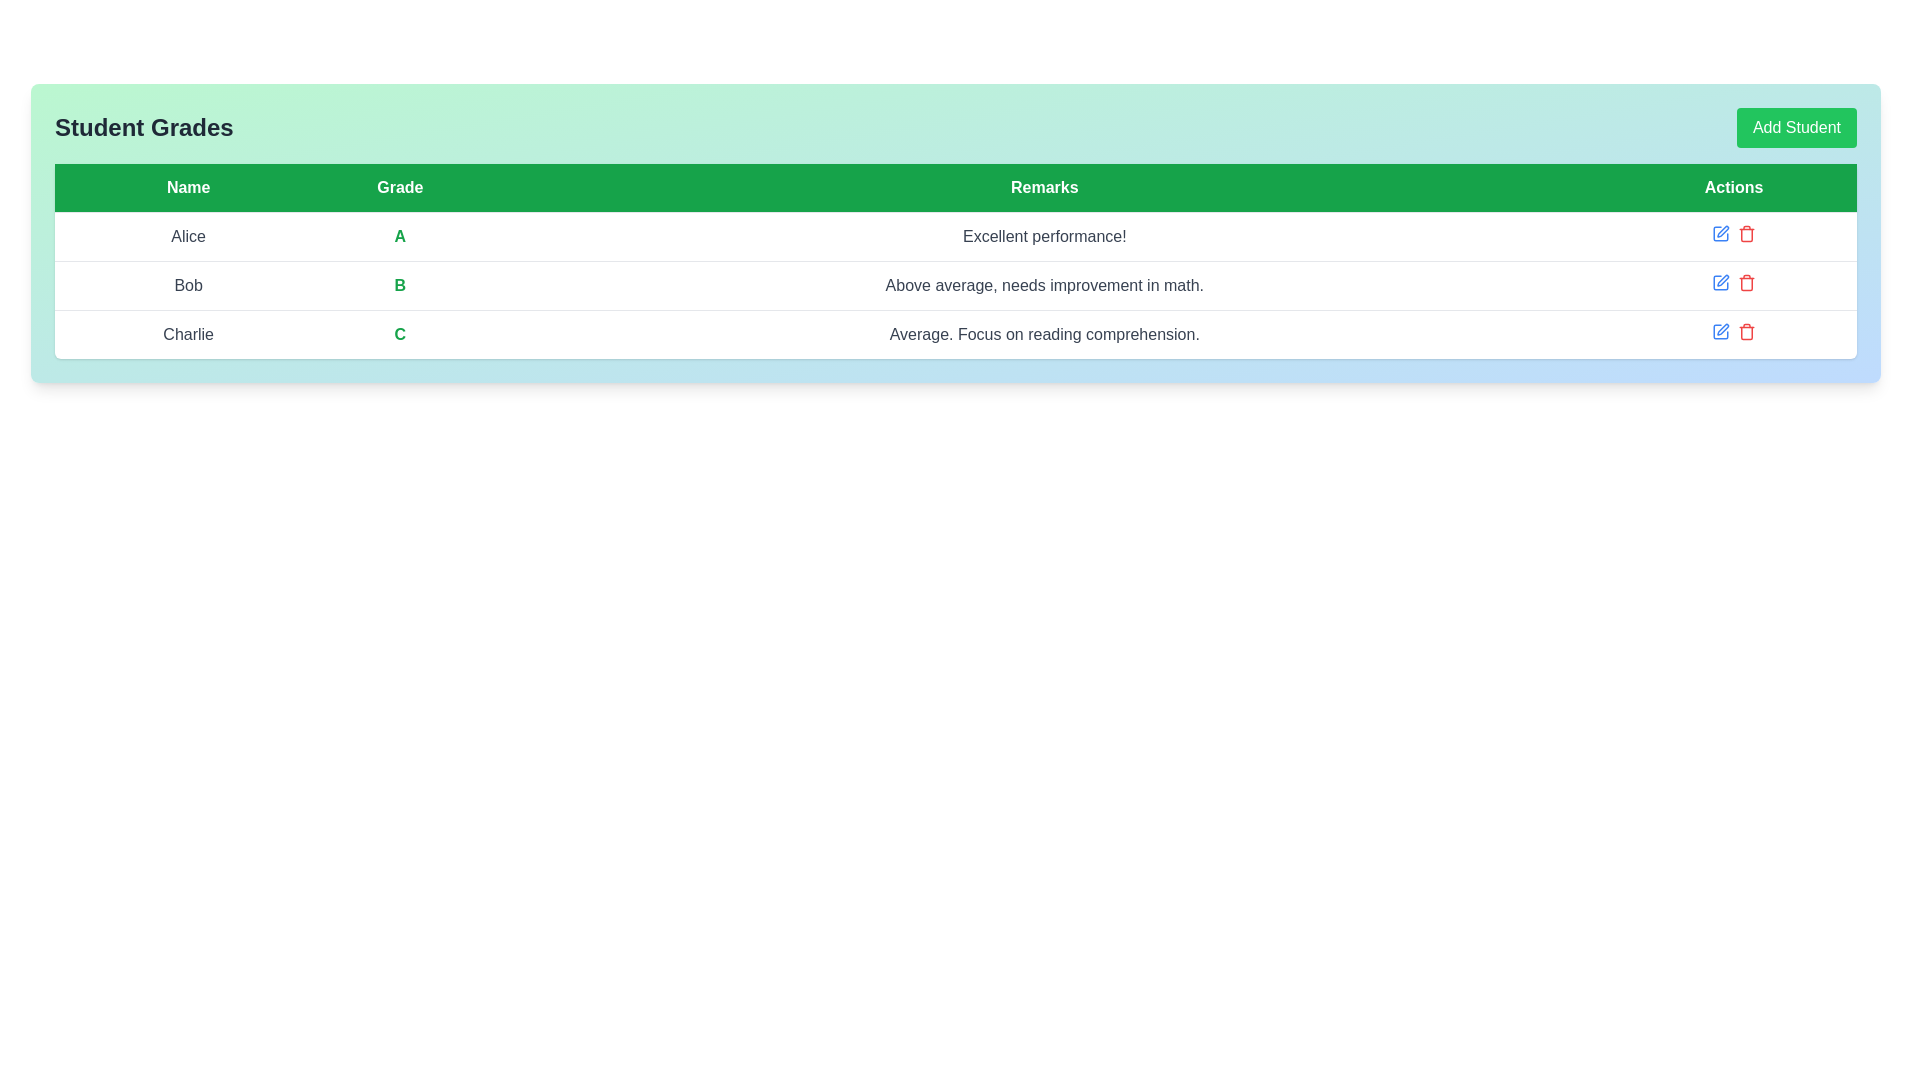 This screenshot has height=1080, width=1920. What do you see at coordinates (400, 285) in the screenshot?
I see `the bold green letter 'B' displayed in the second cell of the 'Grade' column for the row corresponding to 'Bob'` at bounding box center [400, 285].